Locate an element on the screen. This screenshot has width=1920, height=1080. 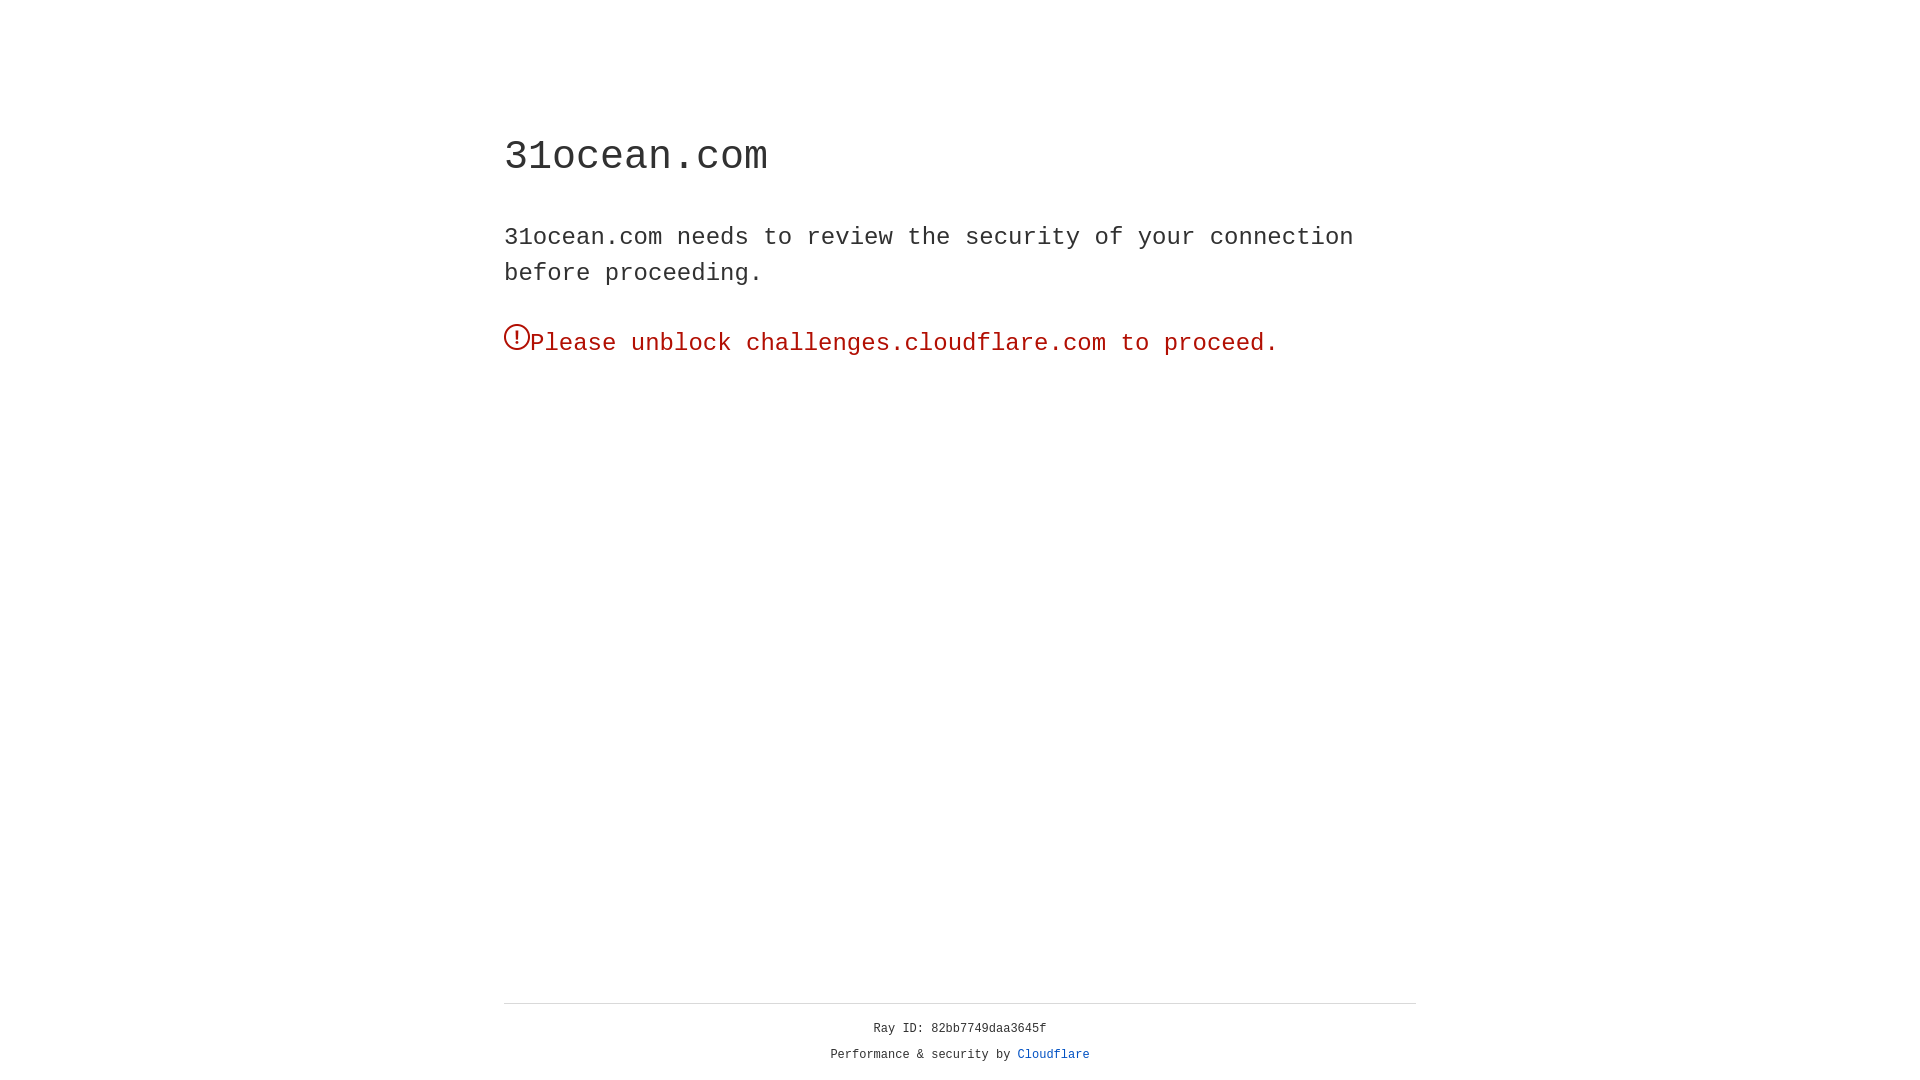
'Cloudflare' is located at coordinates (1053, 1054).